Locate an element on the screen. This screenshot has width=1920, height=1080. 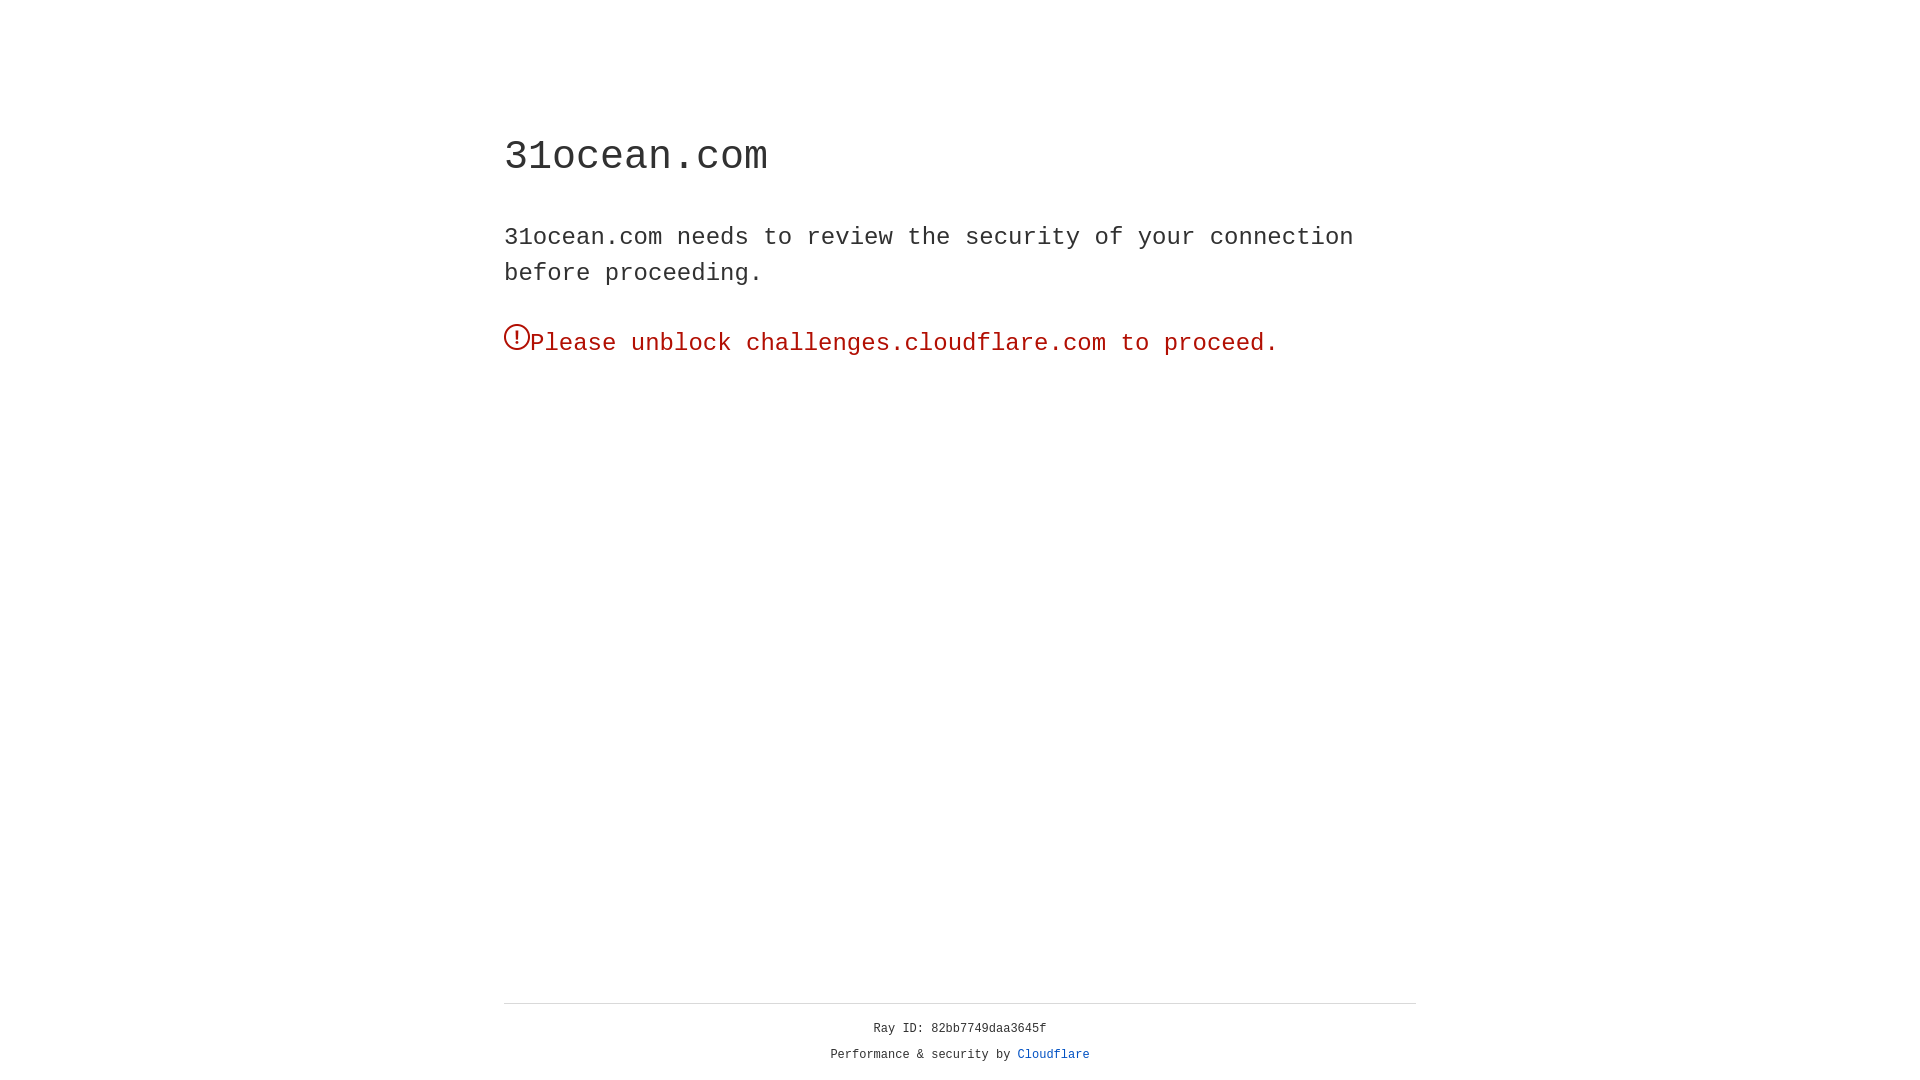
'Cloudflare' is located at coordinates (1053, 1054).